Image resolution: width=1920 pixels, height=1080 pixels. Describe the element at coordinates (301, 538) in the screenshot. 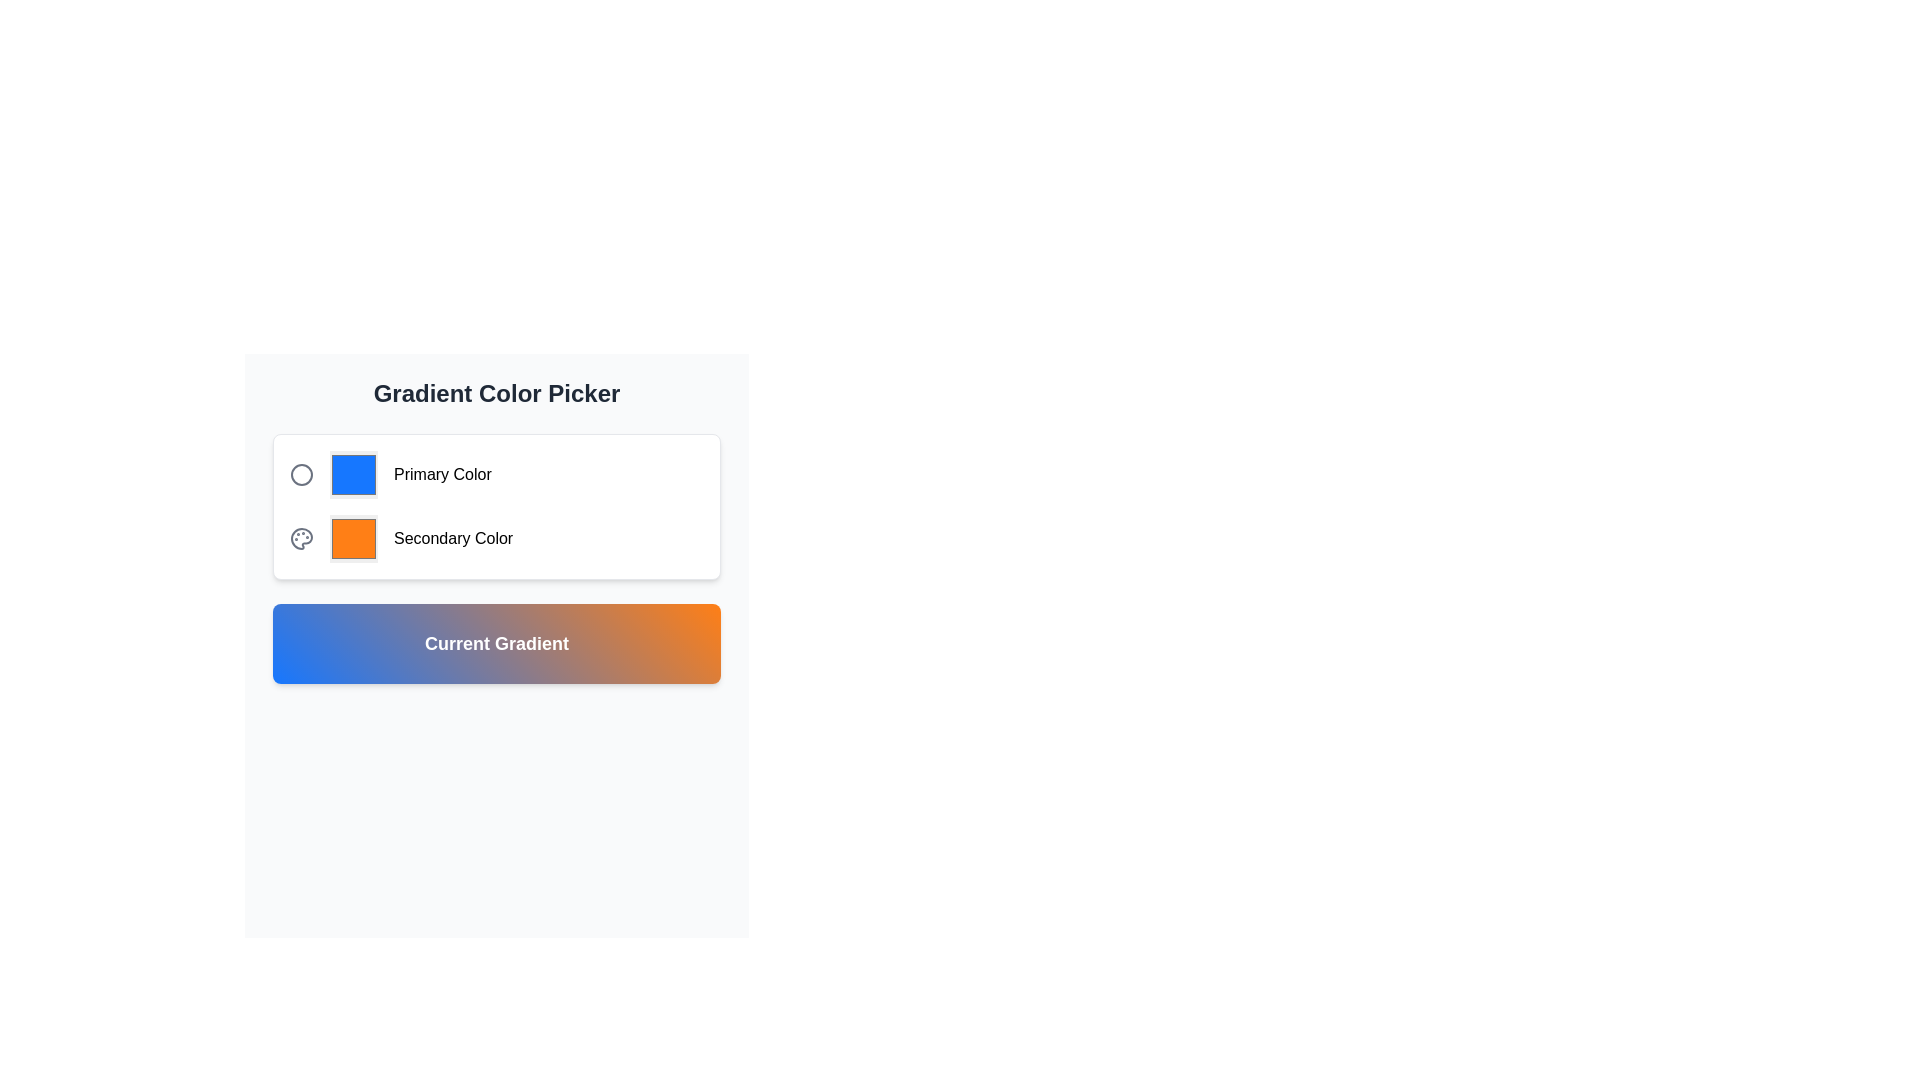

I see `gray circular palette icon with smaller circles representing paint wells, located in the 'Secondary Color' group, by clicking on it` at that location.